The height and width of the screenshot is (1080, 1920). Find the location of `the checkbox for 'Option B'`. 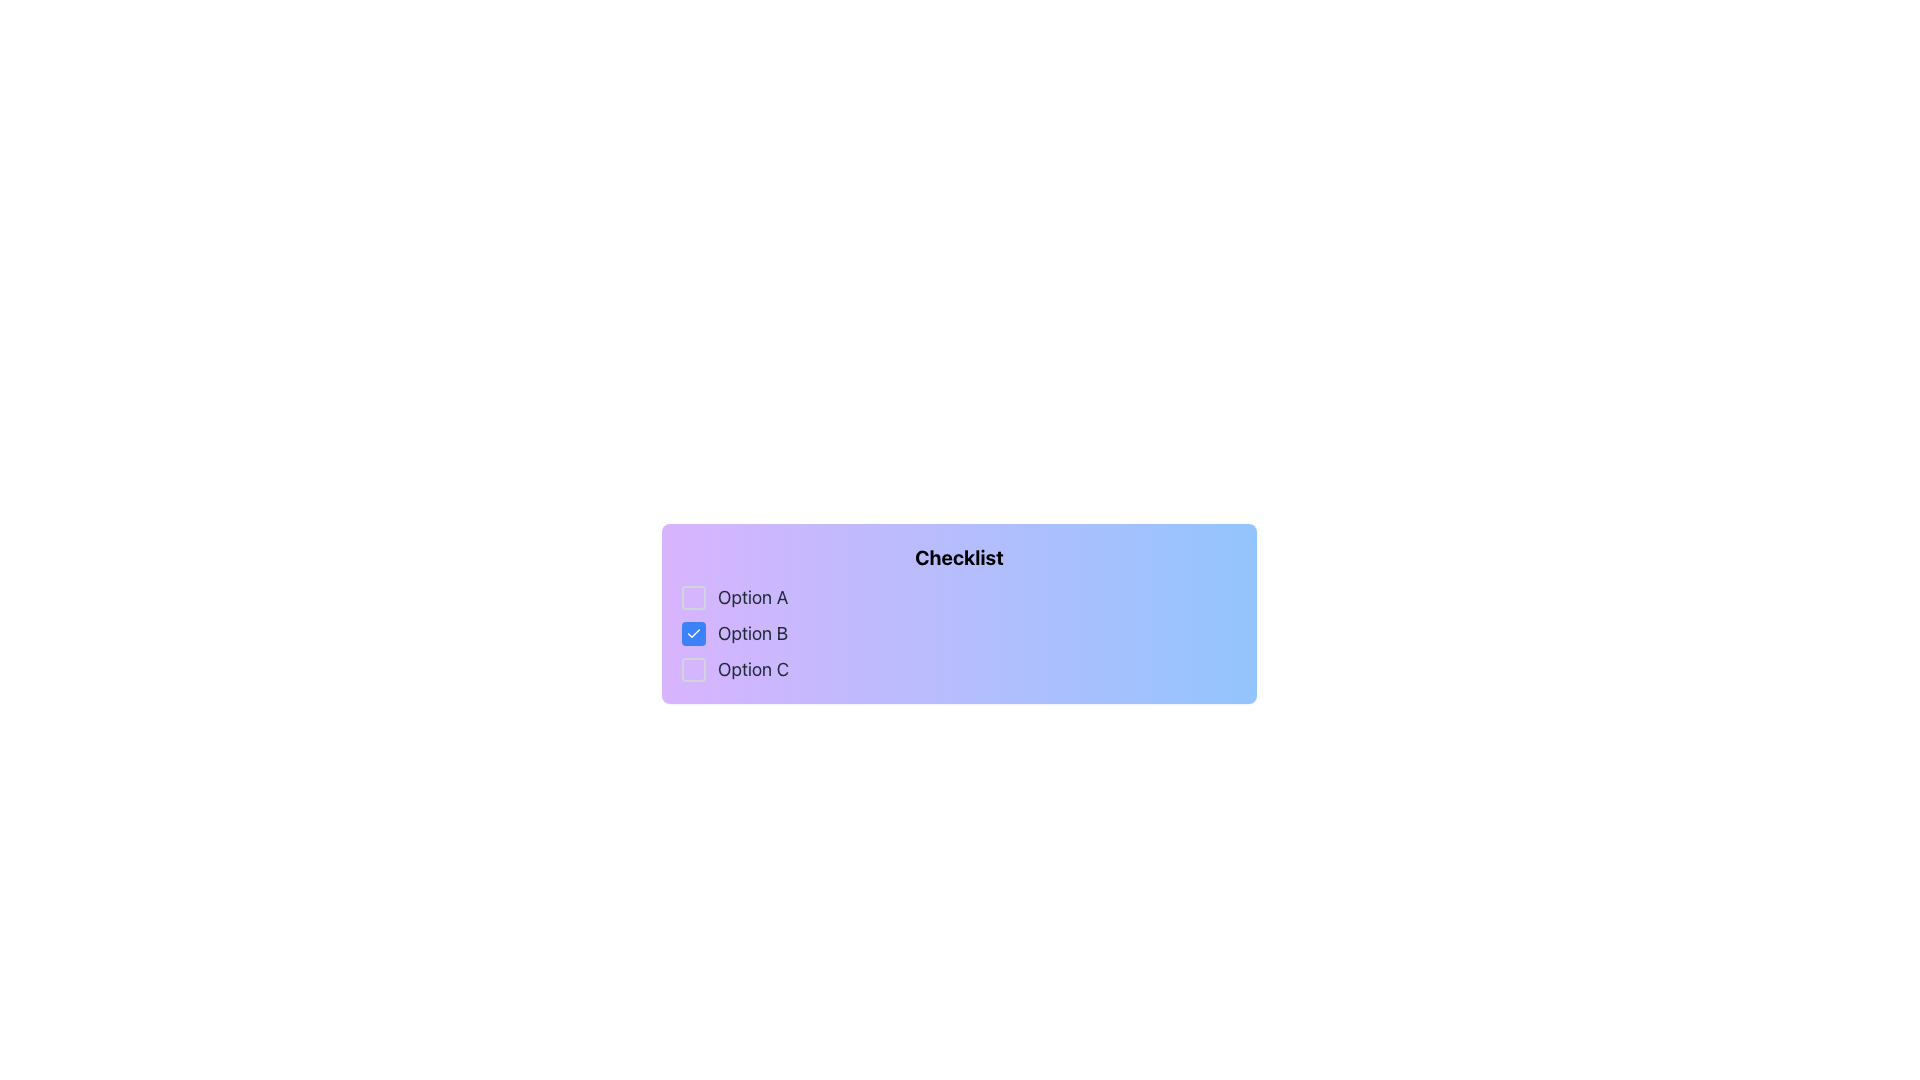

the checkbox for 'Option B' is located at coordinates (694, 633).